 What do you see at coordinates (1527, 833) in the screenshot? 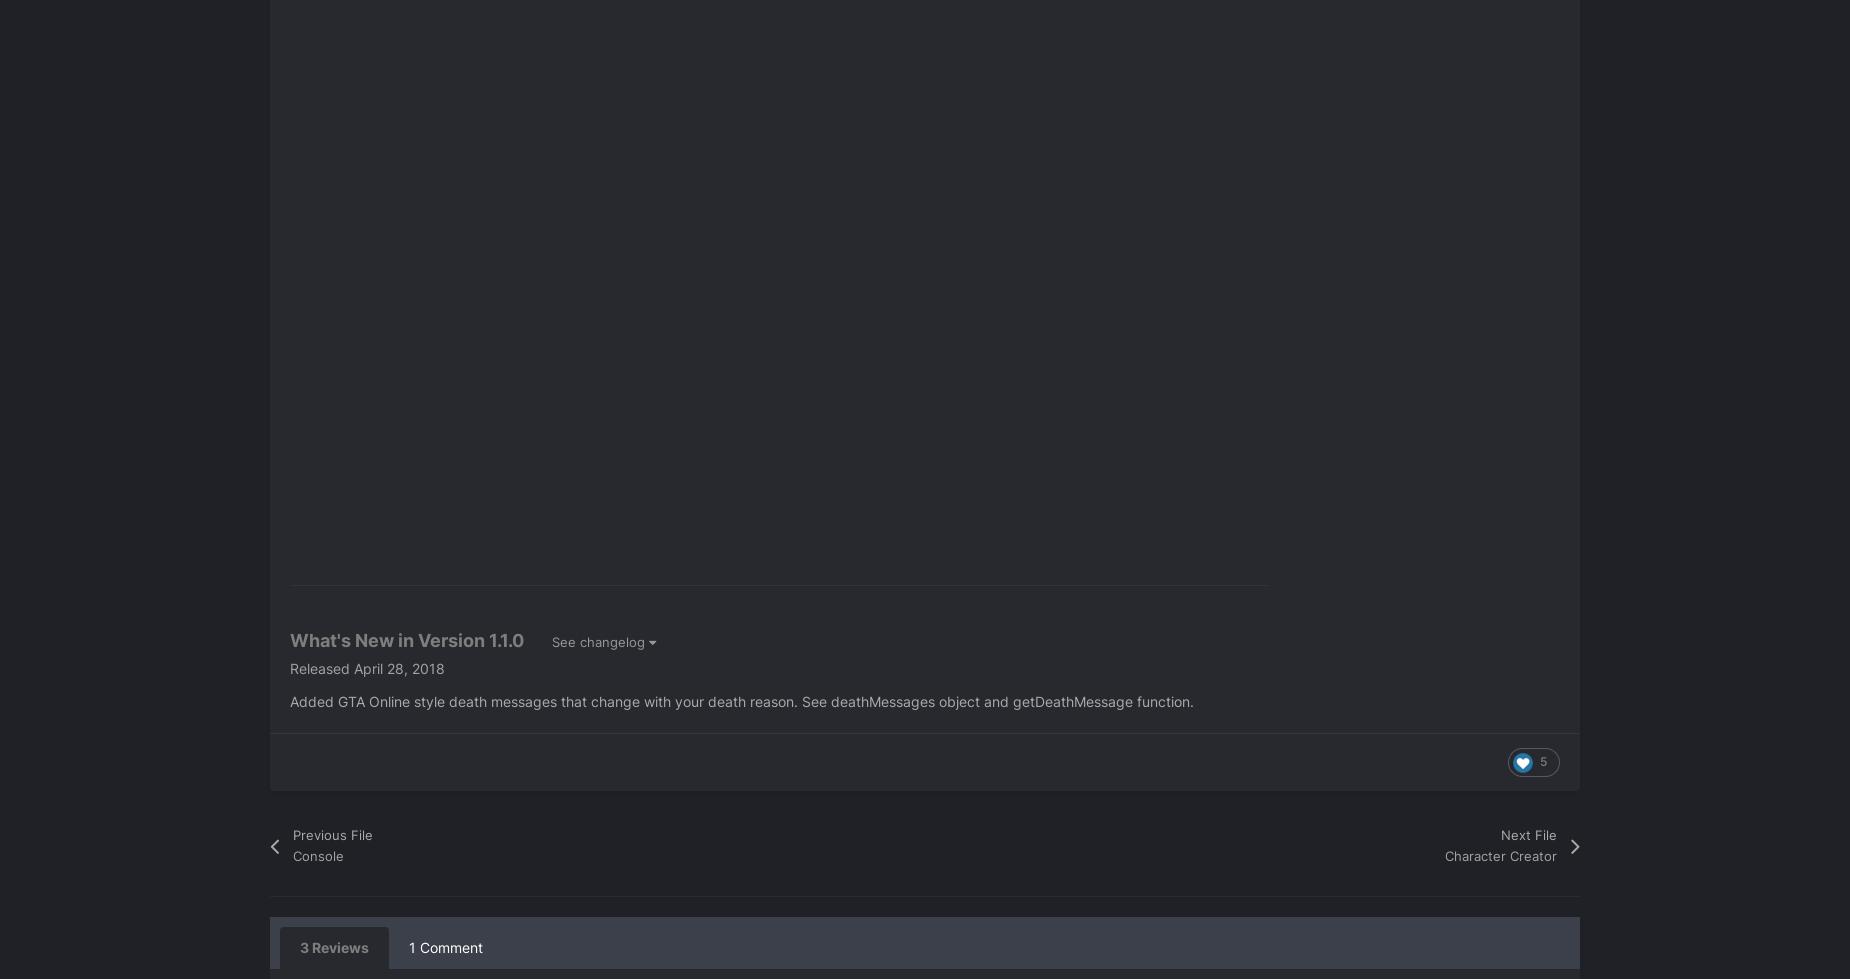
I see `'Next File'` at bounding box center [1527, 833].